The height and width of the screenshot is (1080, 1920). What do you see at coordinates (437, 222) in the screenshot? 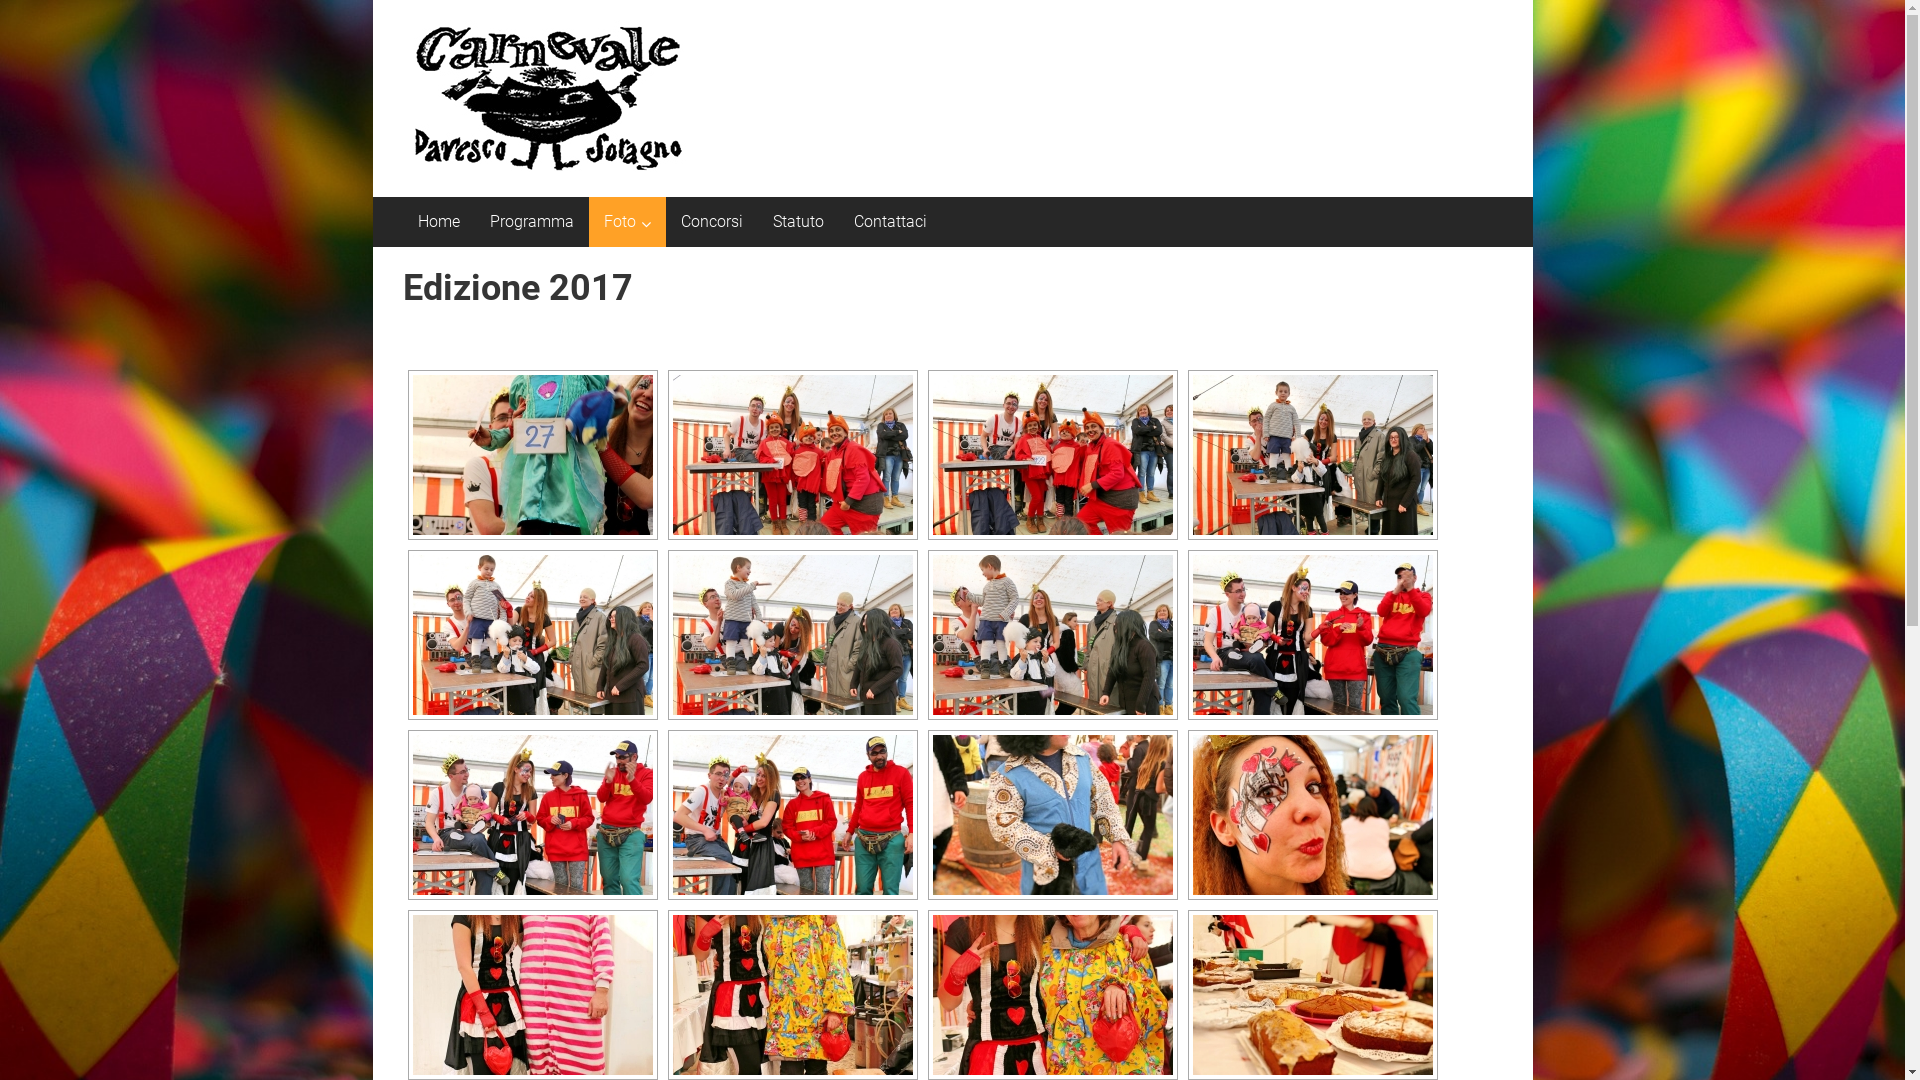
I see `'Home'` at bounding box center [437, 222].